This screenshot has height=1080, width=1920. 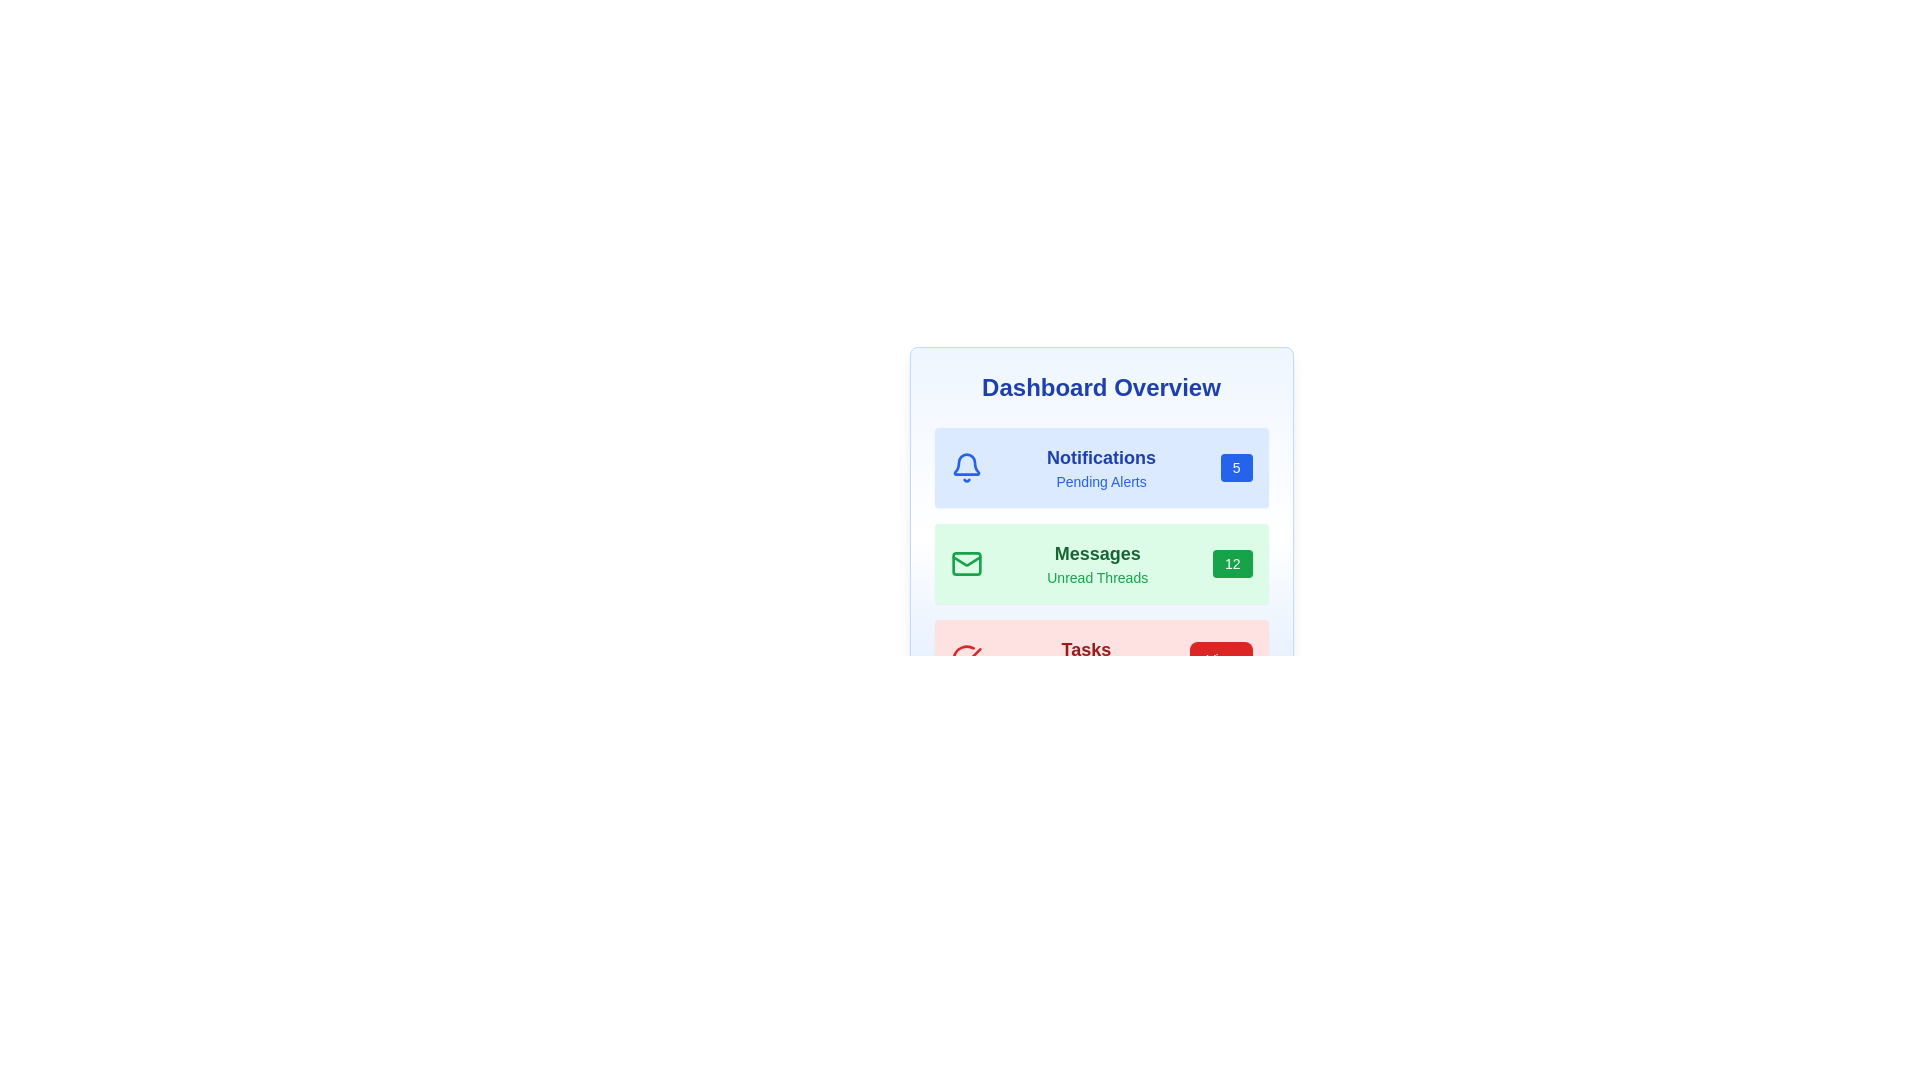 What do you see at coordinates (1085, 659) in the screenshot?
I see `the text label indicating 'Tasks Completed Goals View' which is centrally located in its section and serves as a header for tasks and completed goals` at bounding box center [1085, 659].